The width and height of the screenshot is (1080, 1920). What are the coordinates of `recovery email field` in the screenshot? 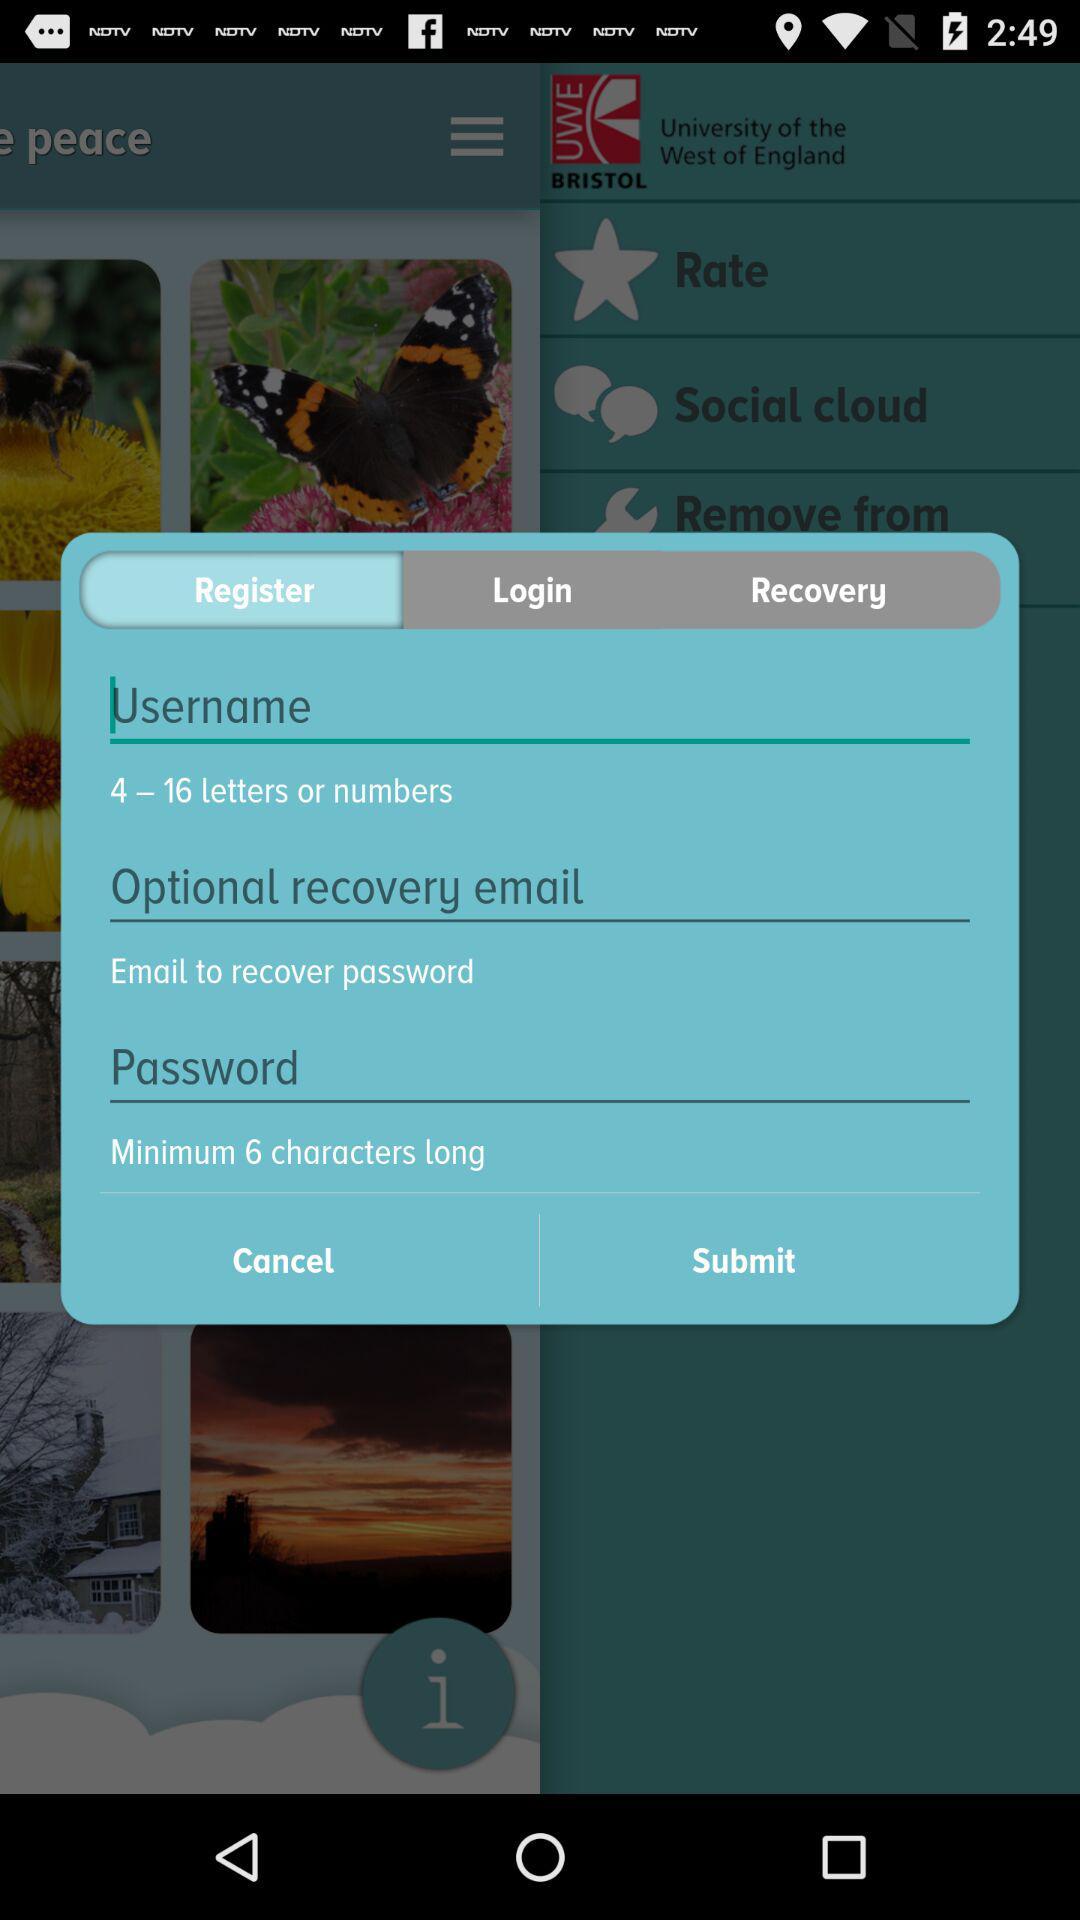 It's located at (540, 885).